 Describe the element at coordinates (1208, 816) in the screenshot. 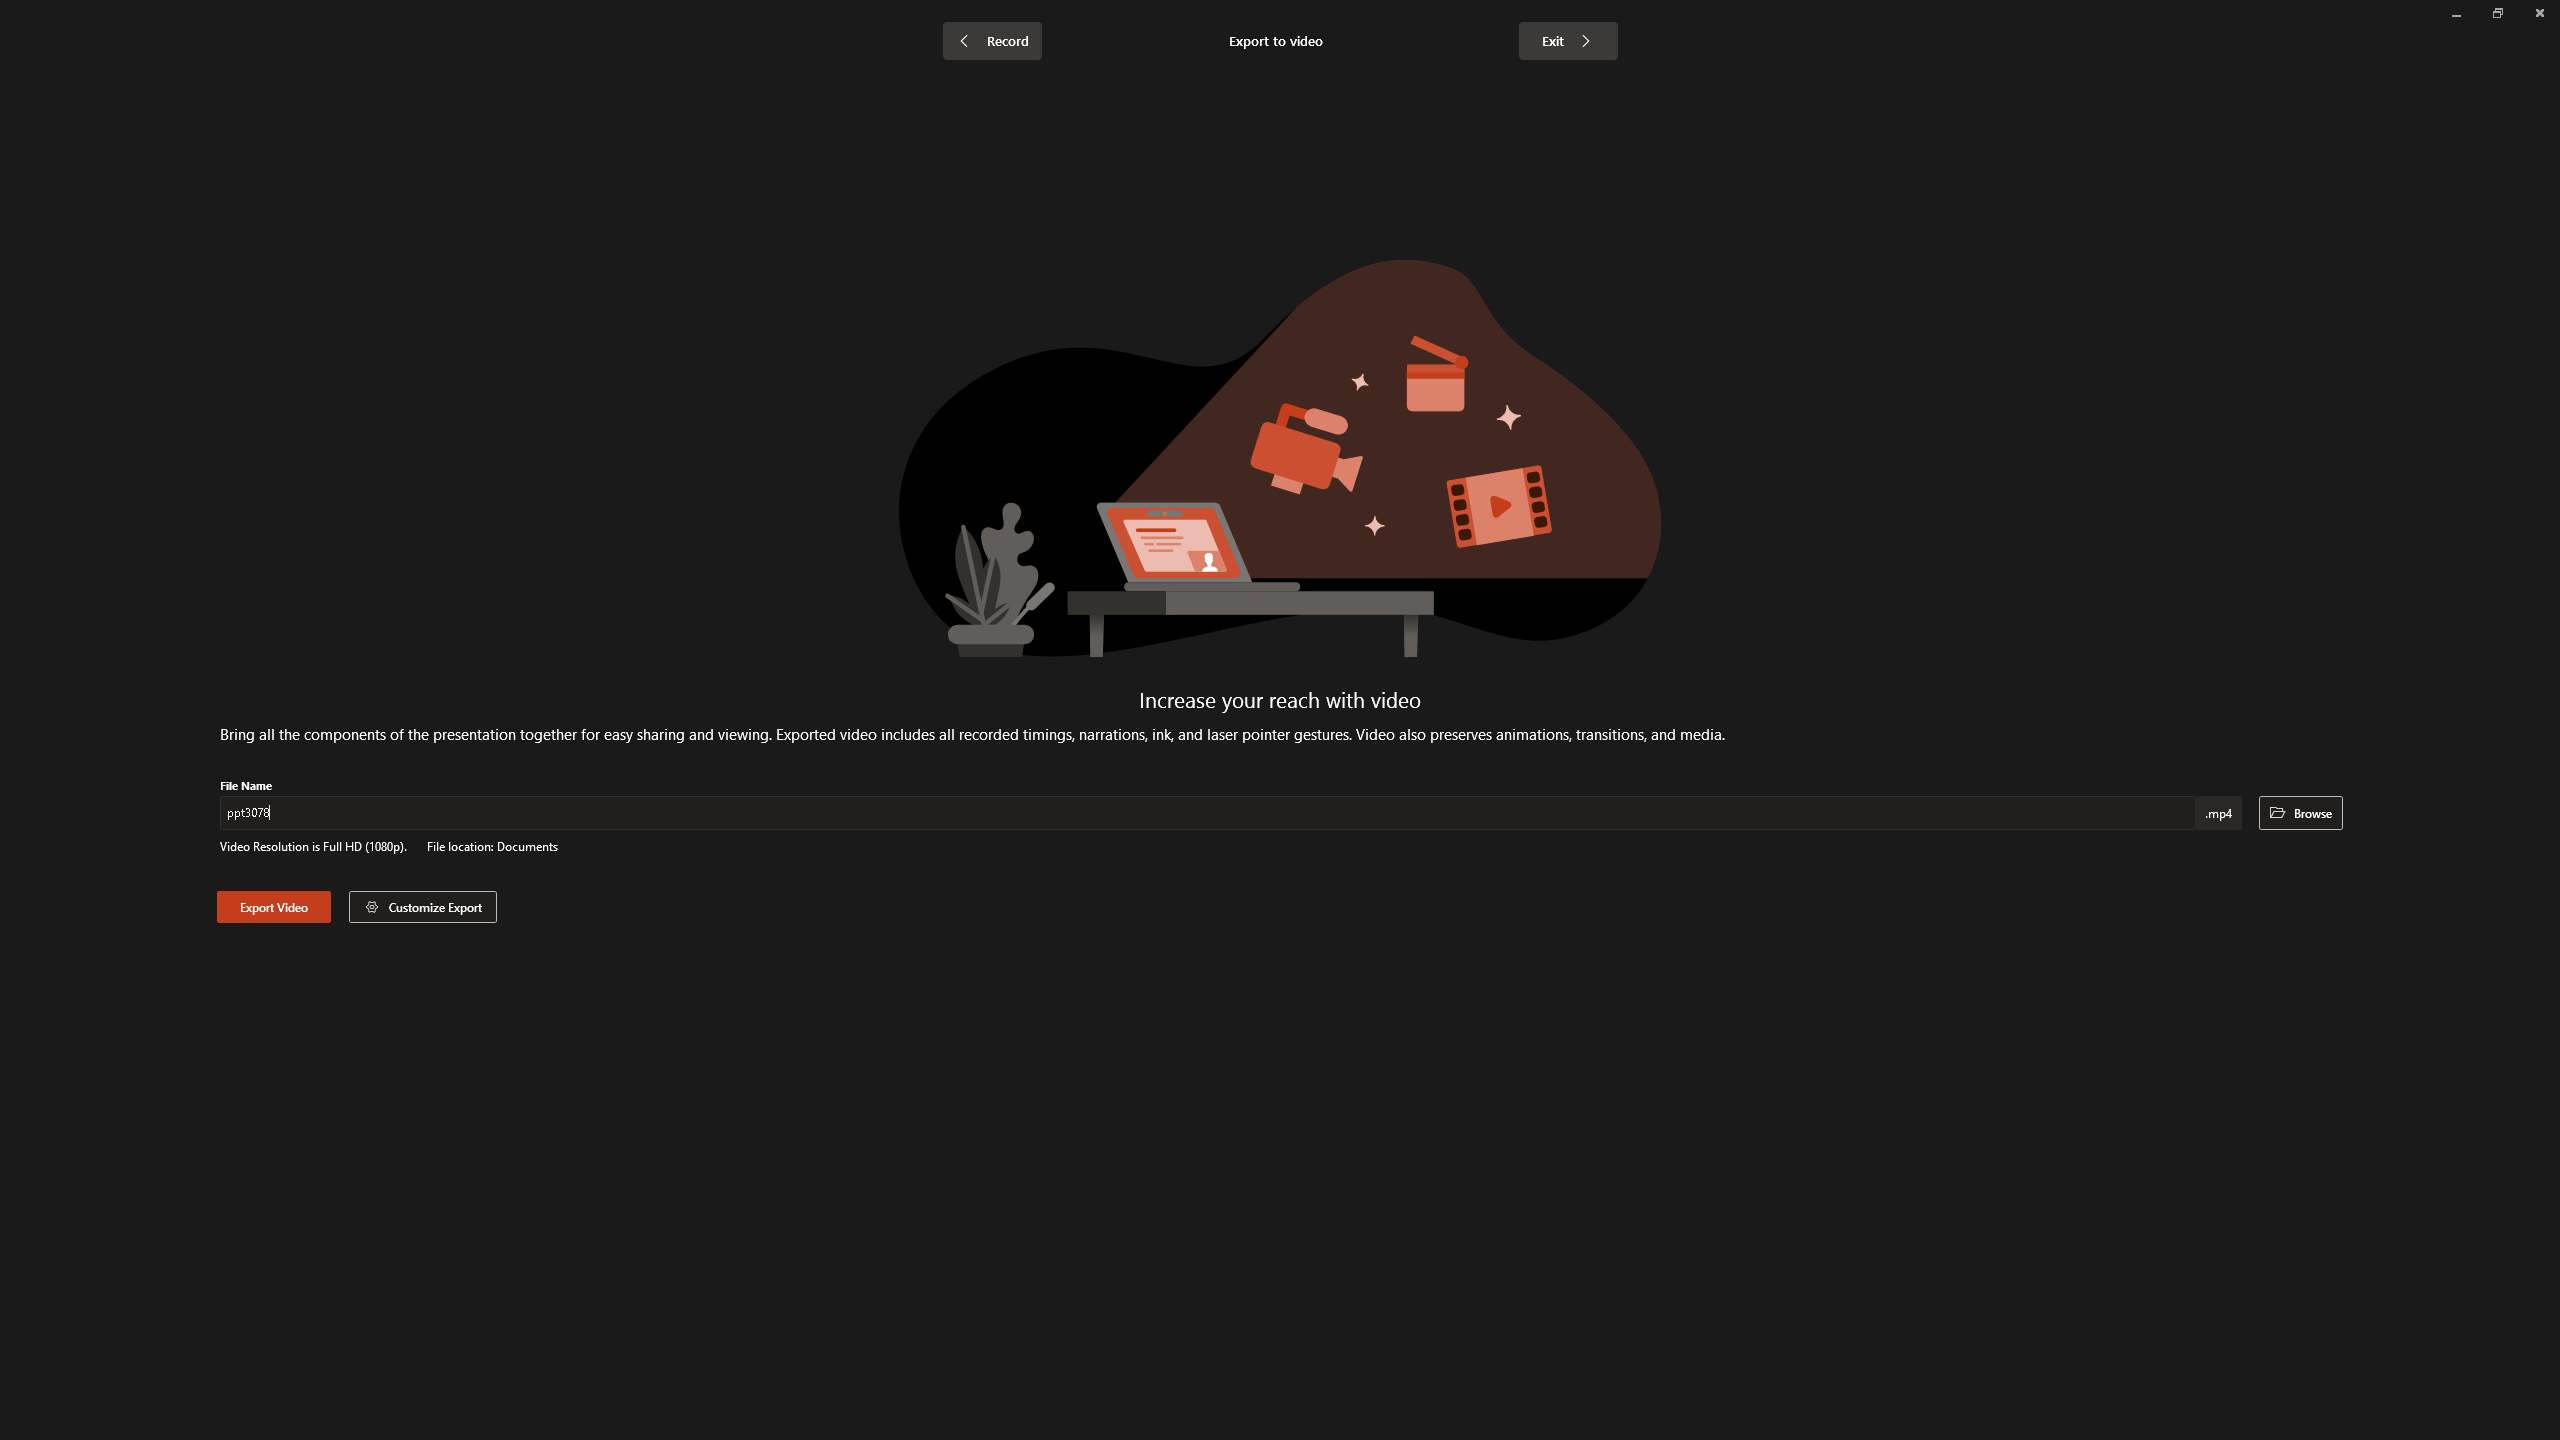

I see `'Filename'` at that location.